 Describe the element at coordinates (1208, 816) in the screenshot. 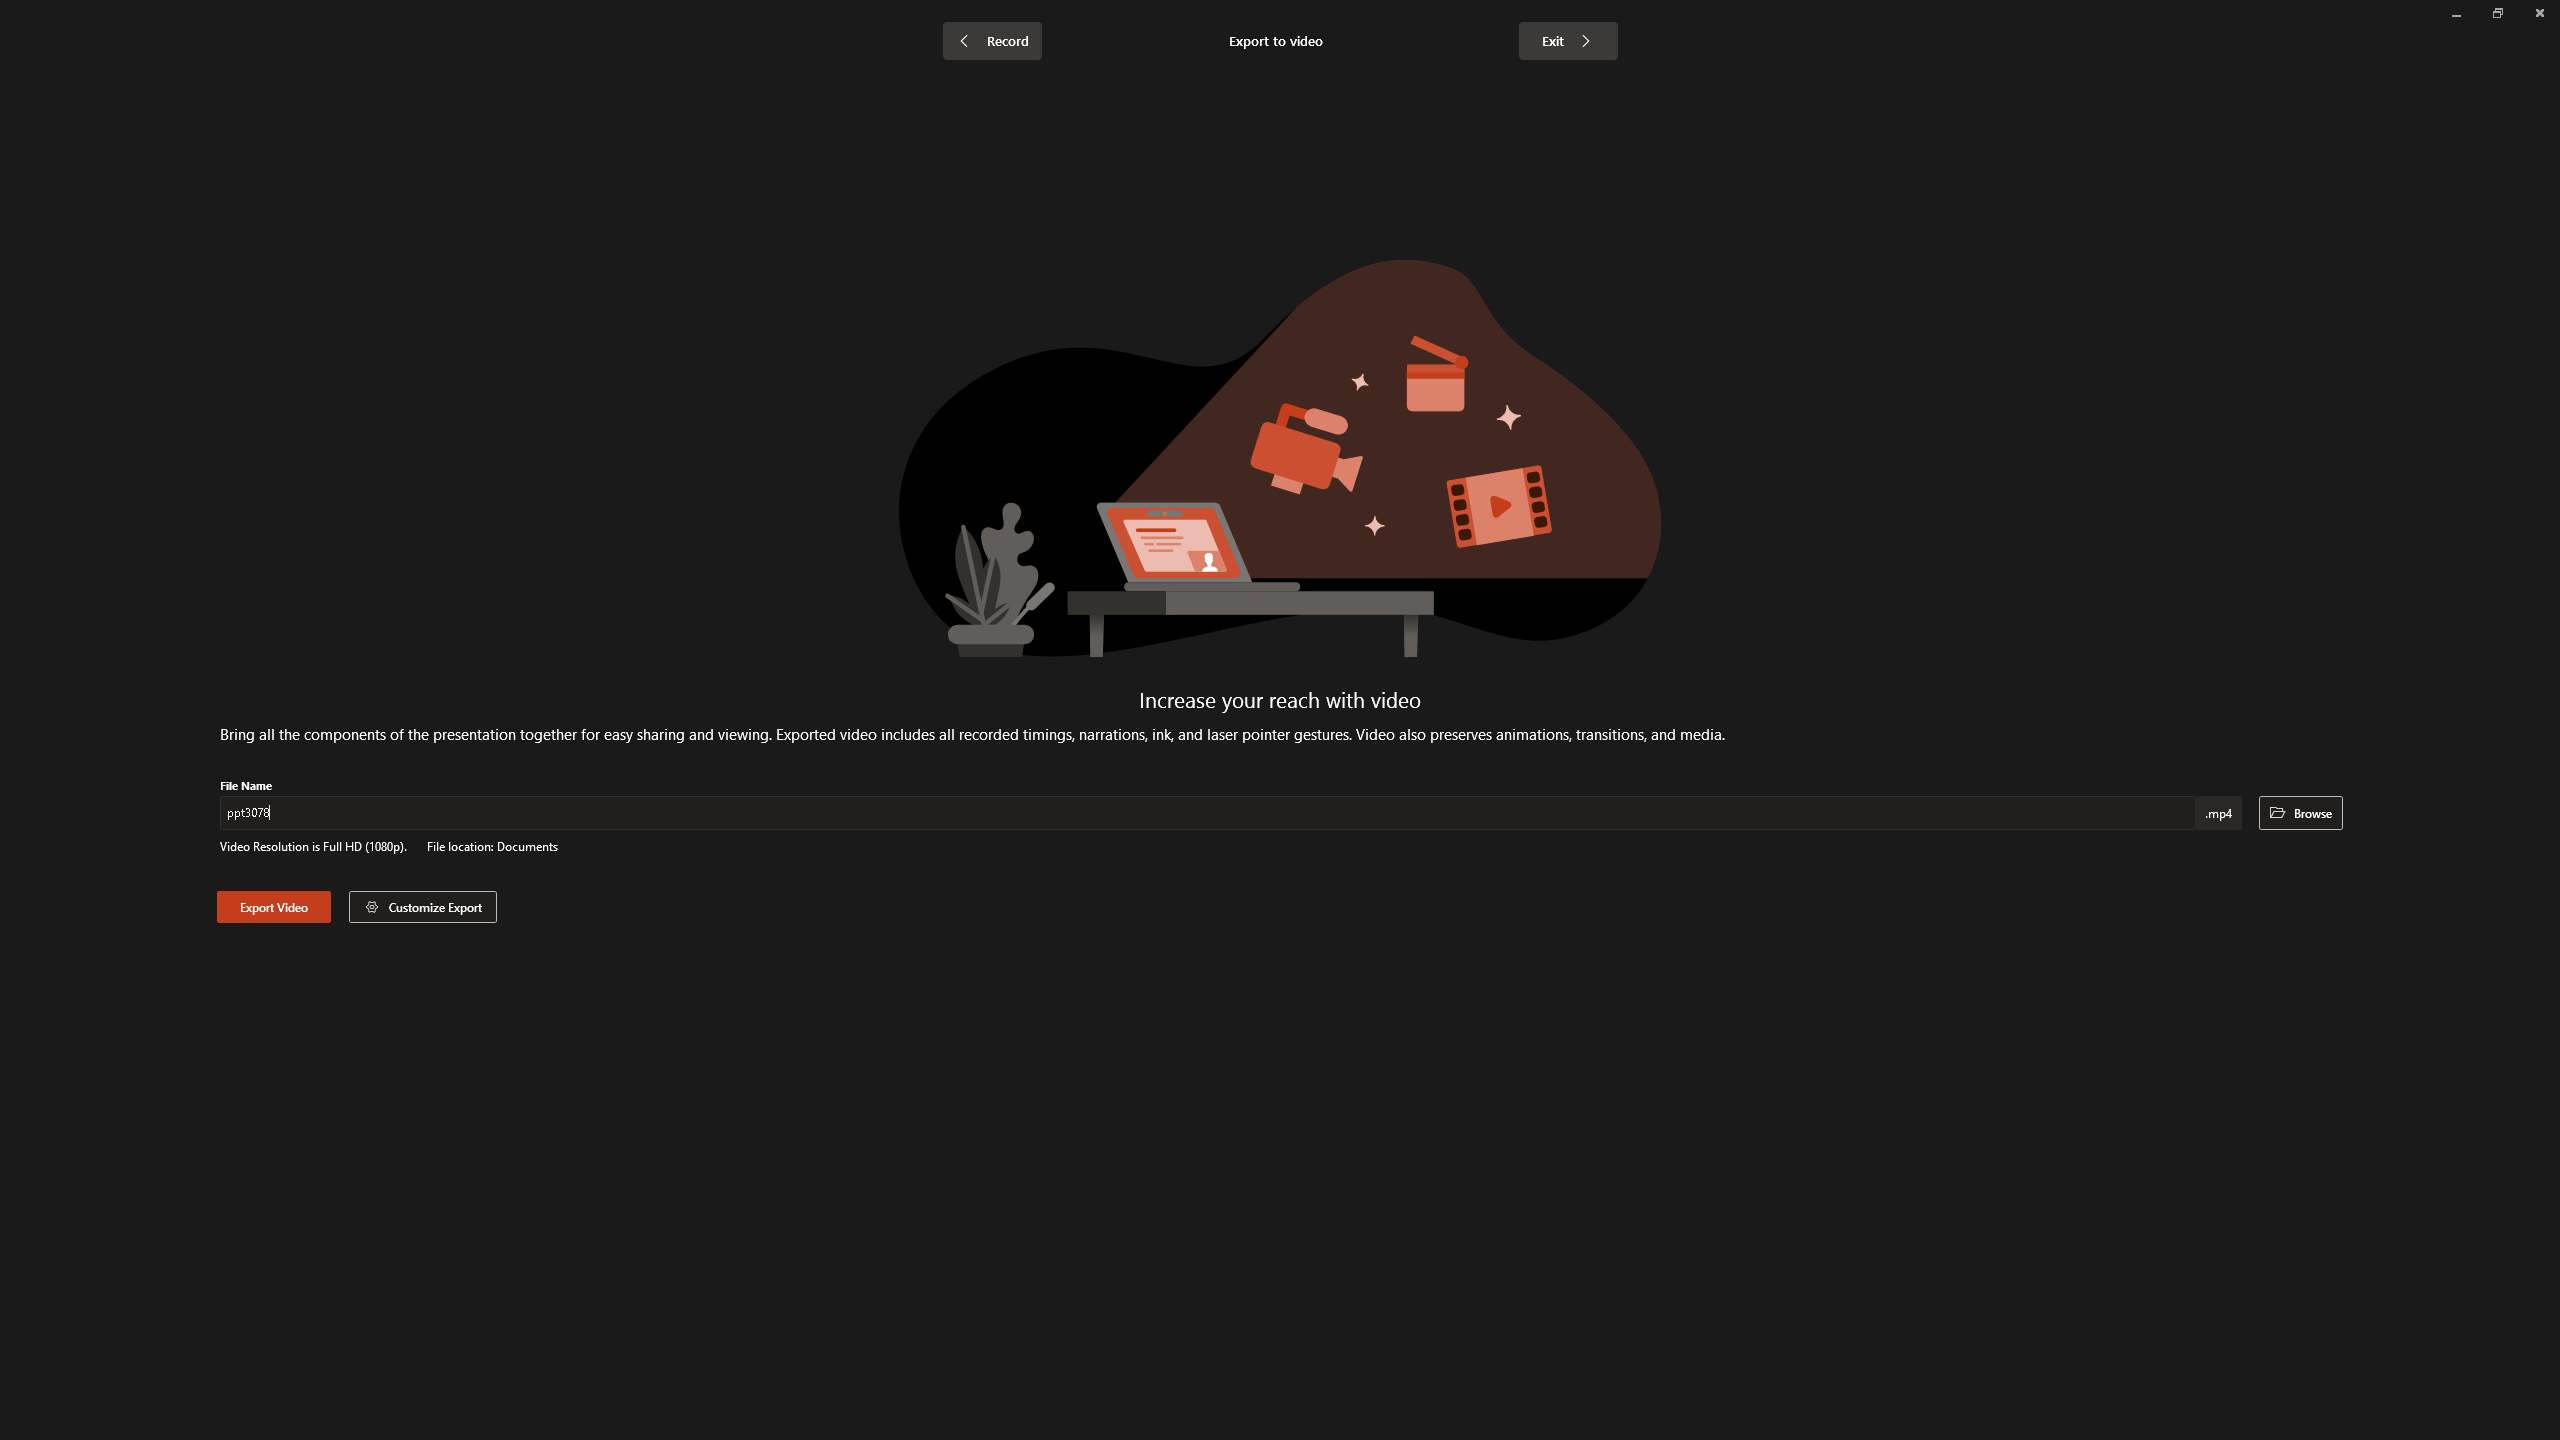

I see `'Filename'` at that location.